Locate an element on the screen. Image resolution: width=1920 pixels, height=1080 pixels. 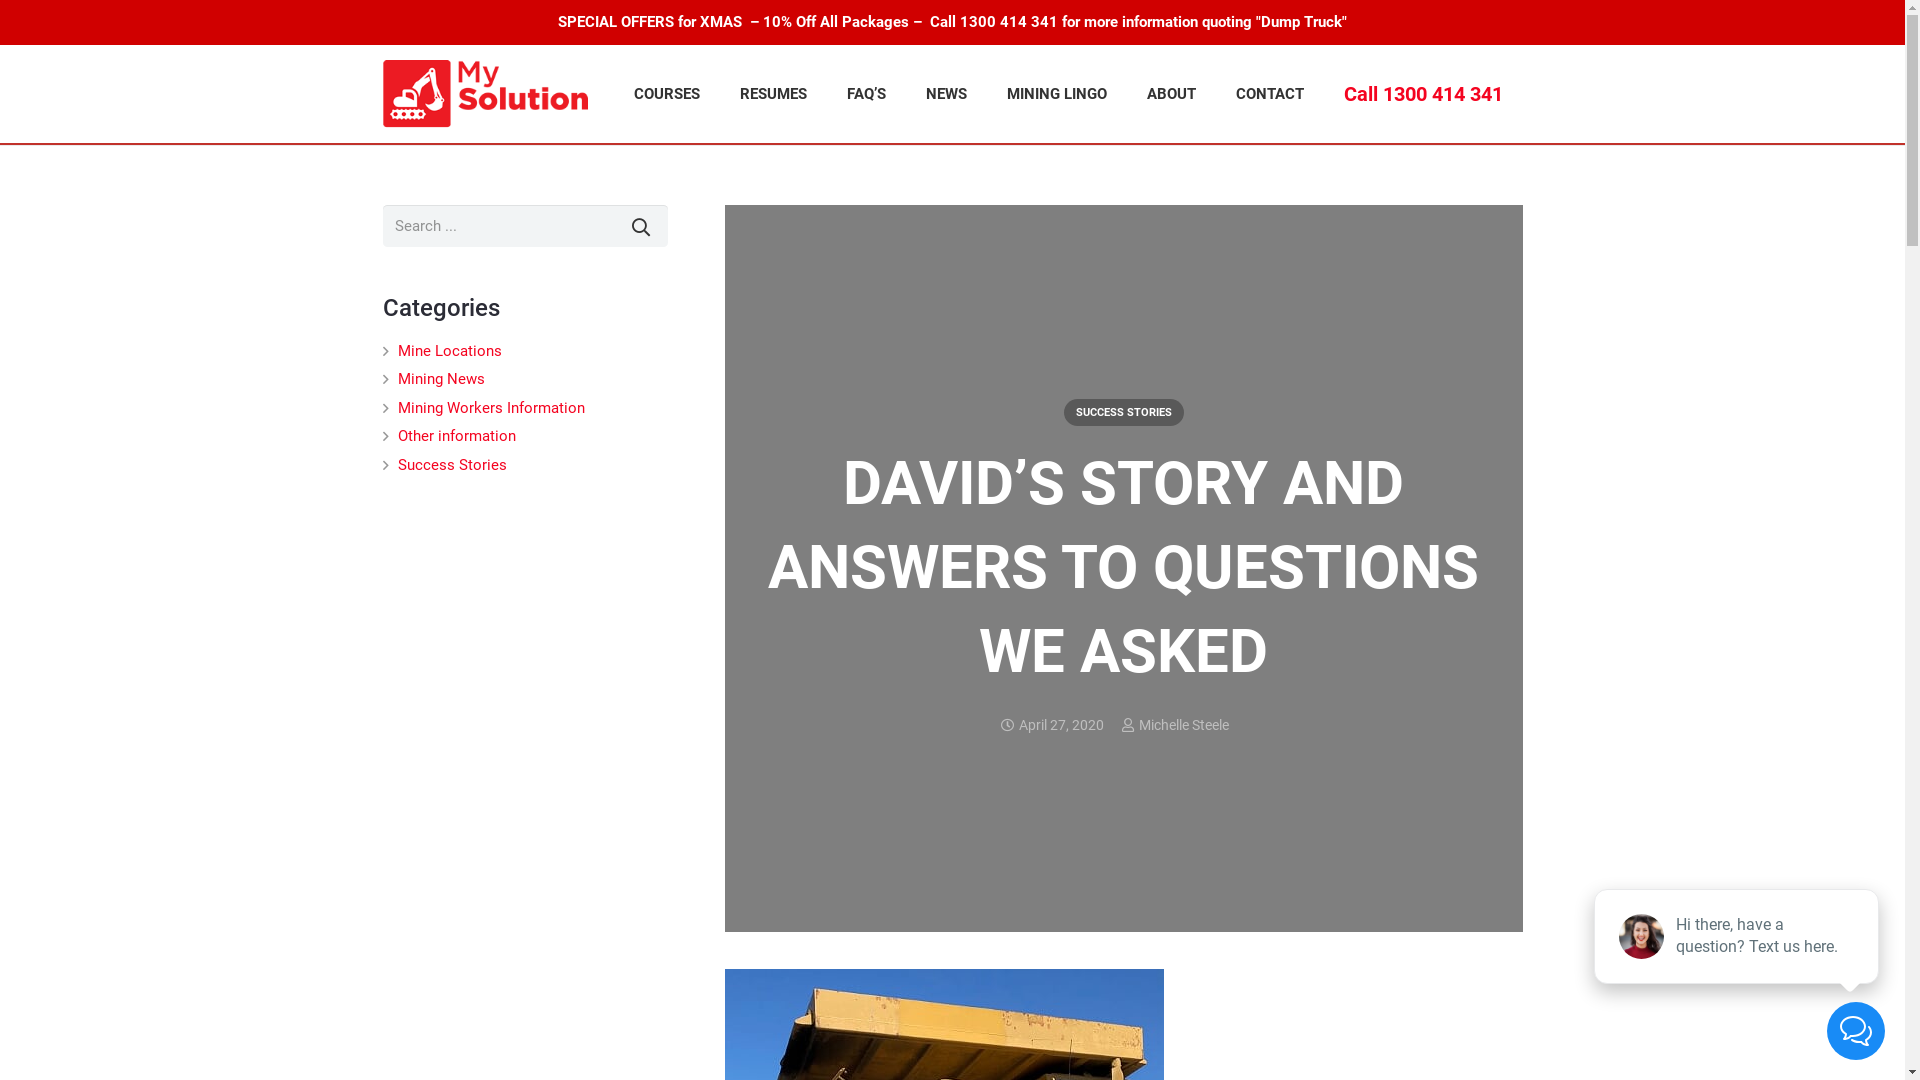
'Mining News' is located at coordinates (398, 378).